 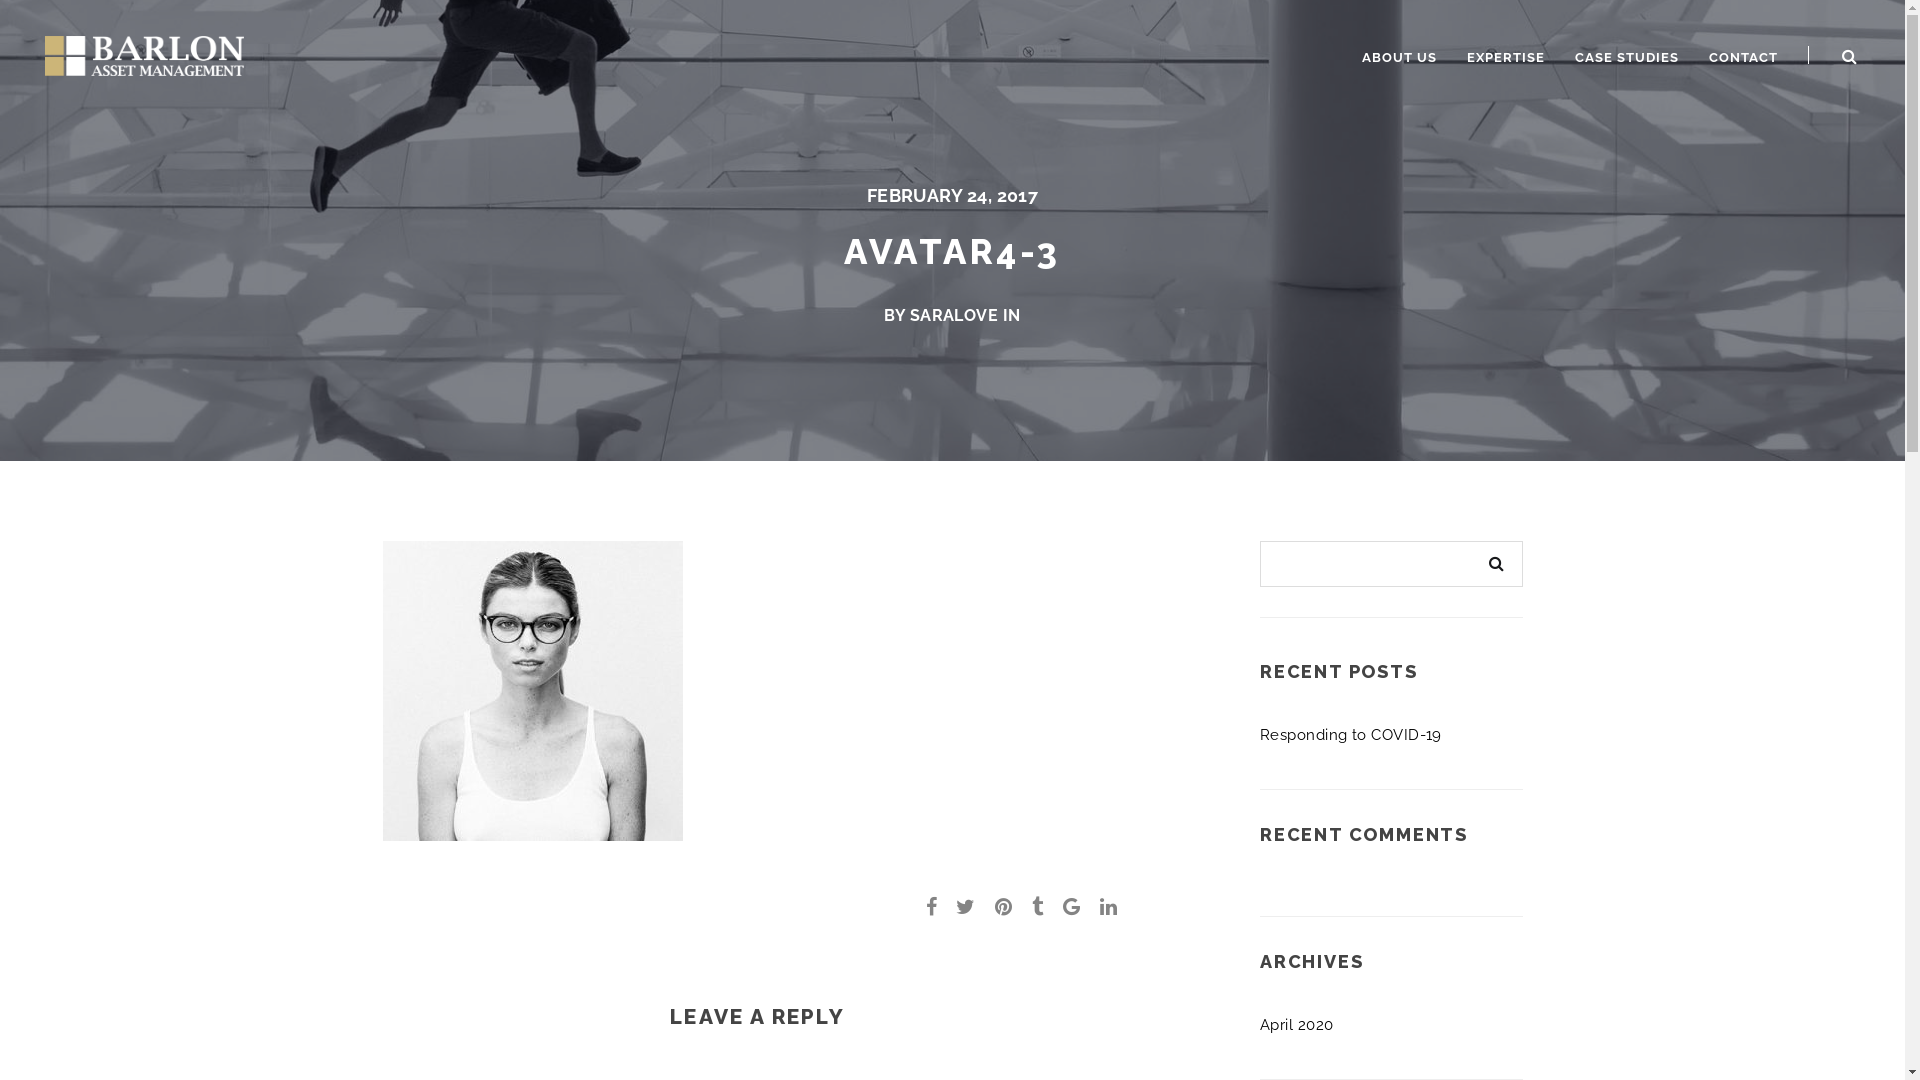 What do you see at coordinates (1296, 1025) in the screenshot?
I see `'April 2020'` at bounding box center [1296, 1025].